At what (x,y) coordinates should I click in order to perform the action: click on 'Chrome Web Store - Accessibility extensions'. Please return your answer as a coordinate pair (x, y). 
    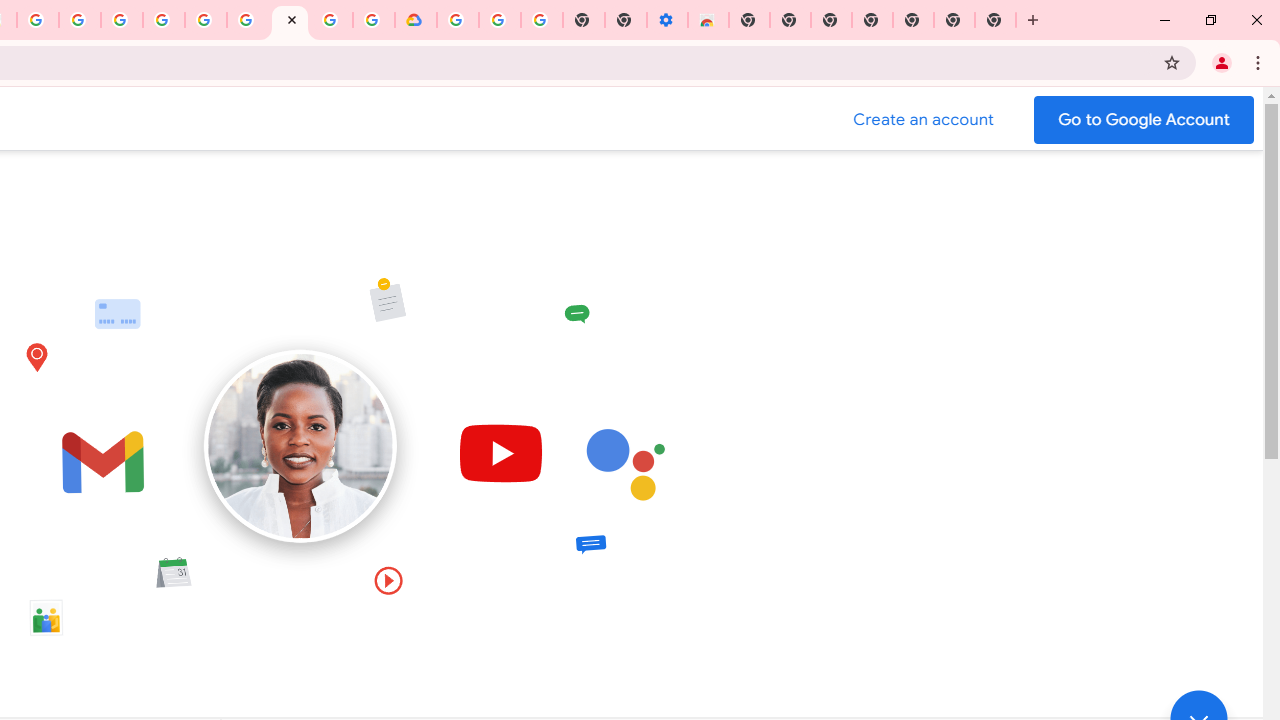
    Looking at the image, I should click on (708, 20).